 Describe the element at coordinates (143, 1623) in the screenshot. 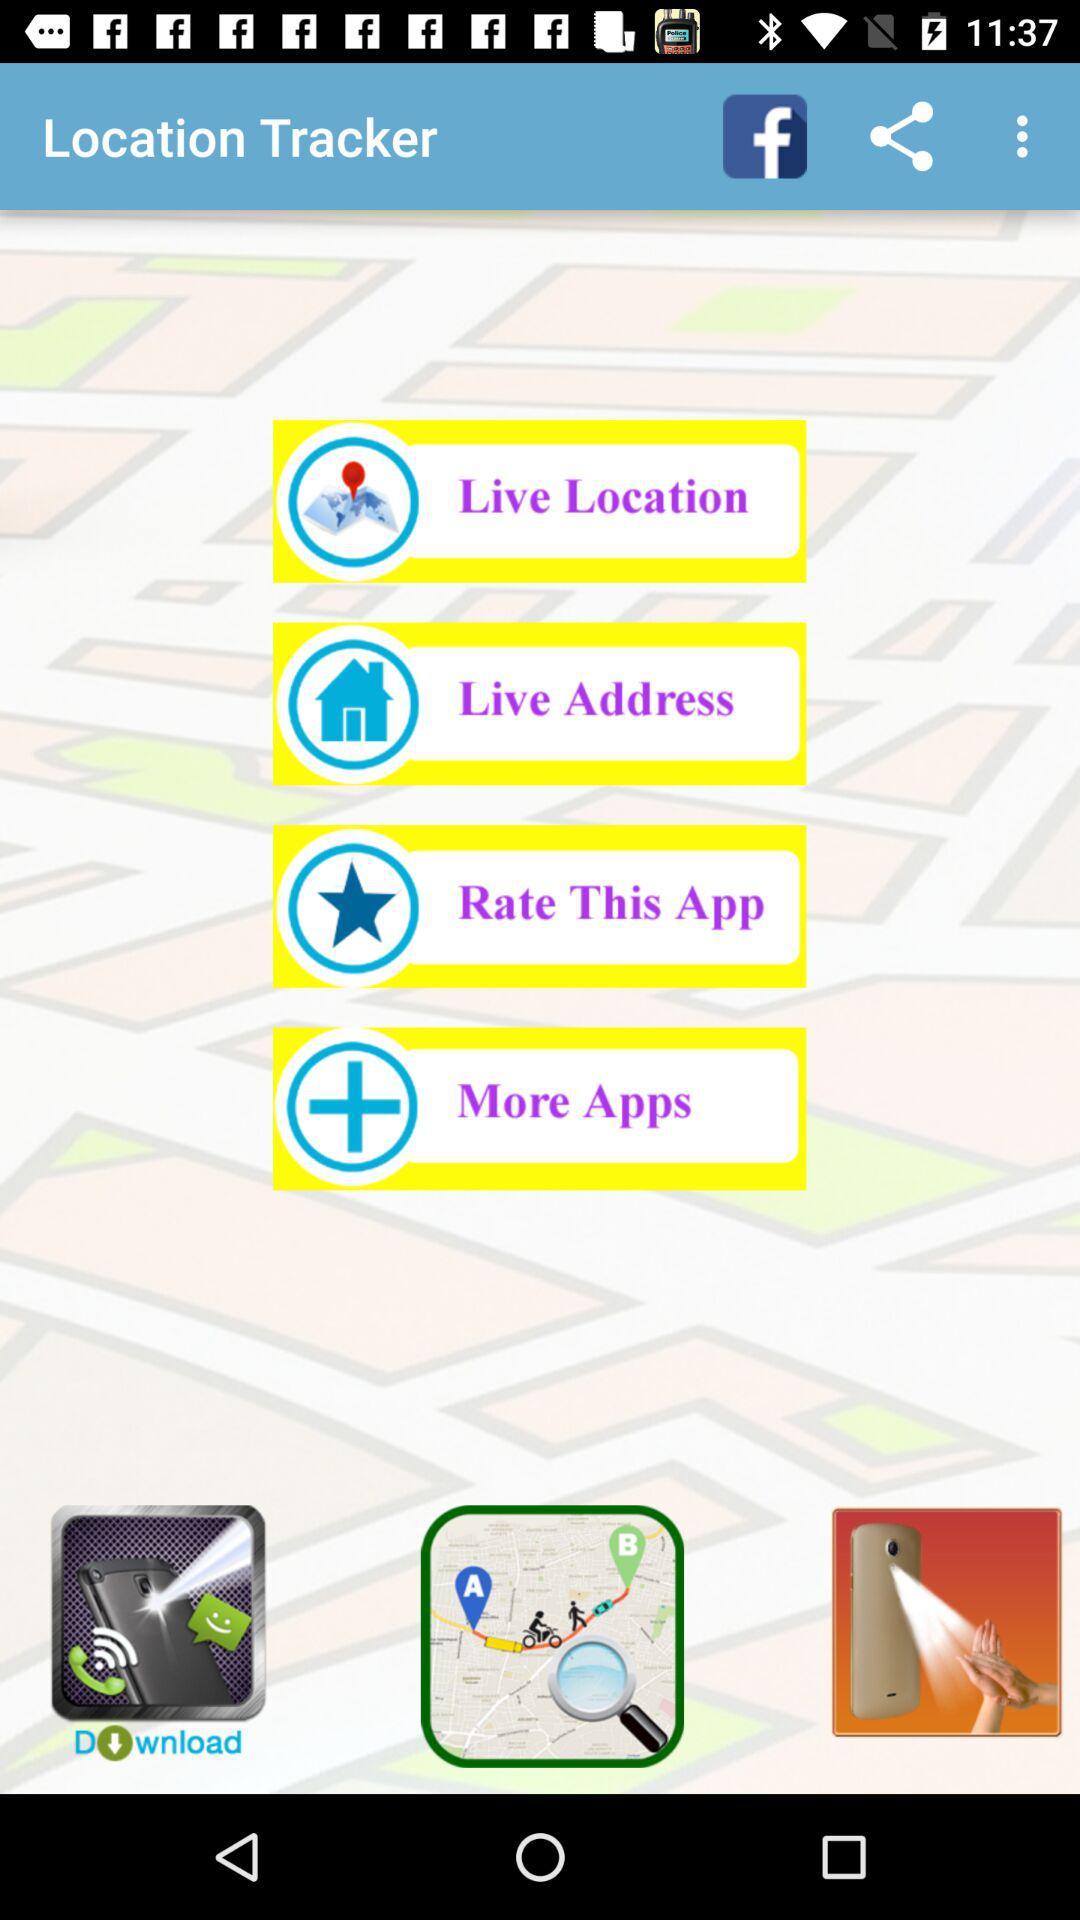

I see `open advertisement for phone flashlight` at that location.